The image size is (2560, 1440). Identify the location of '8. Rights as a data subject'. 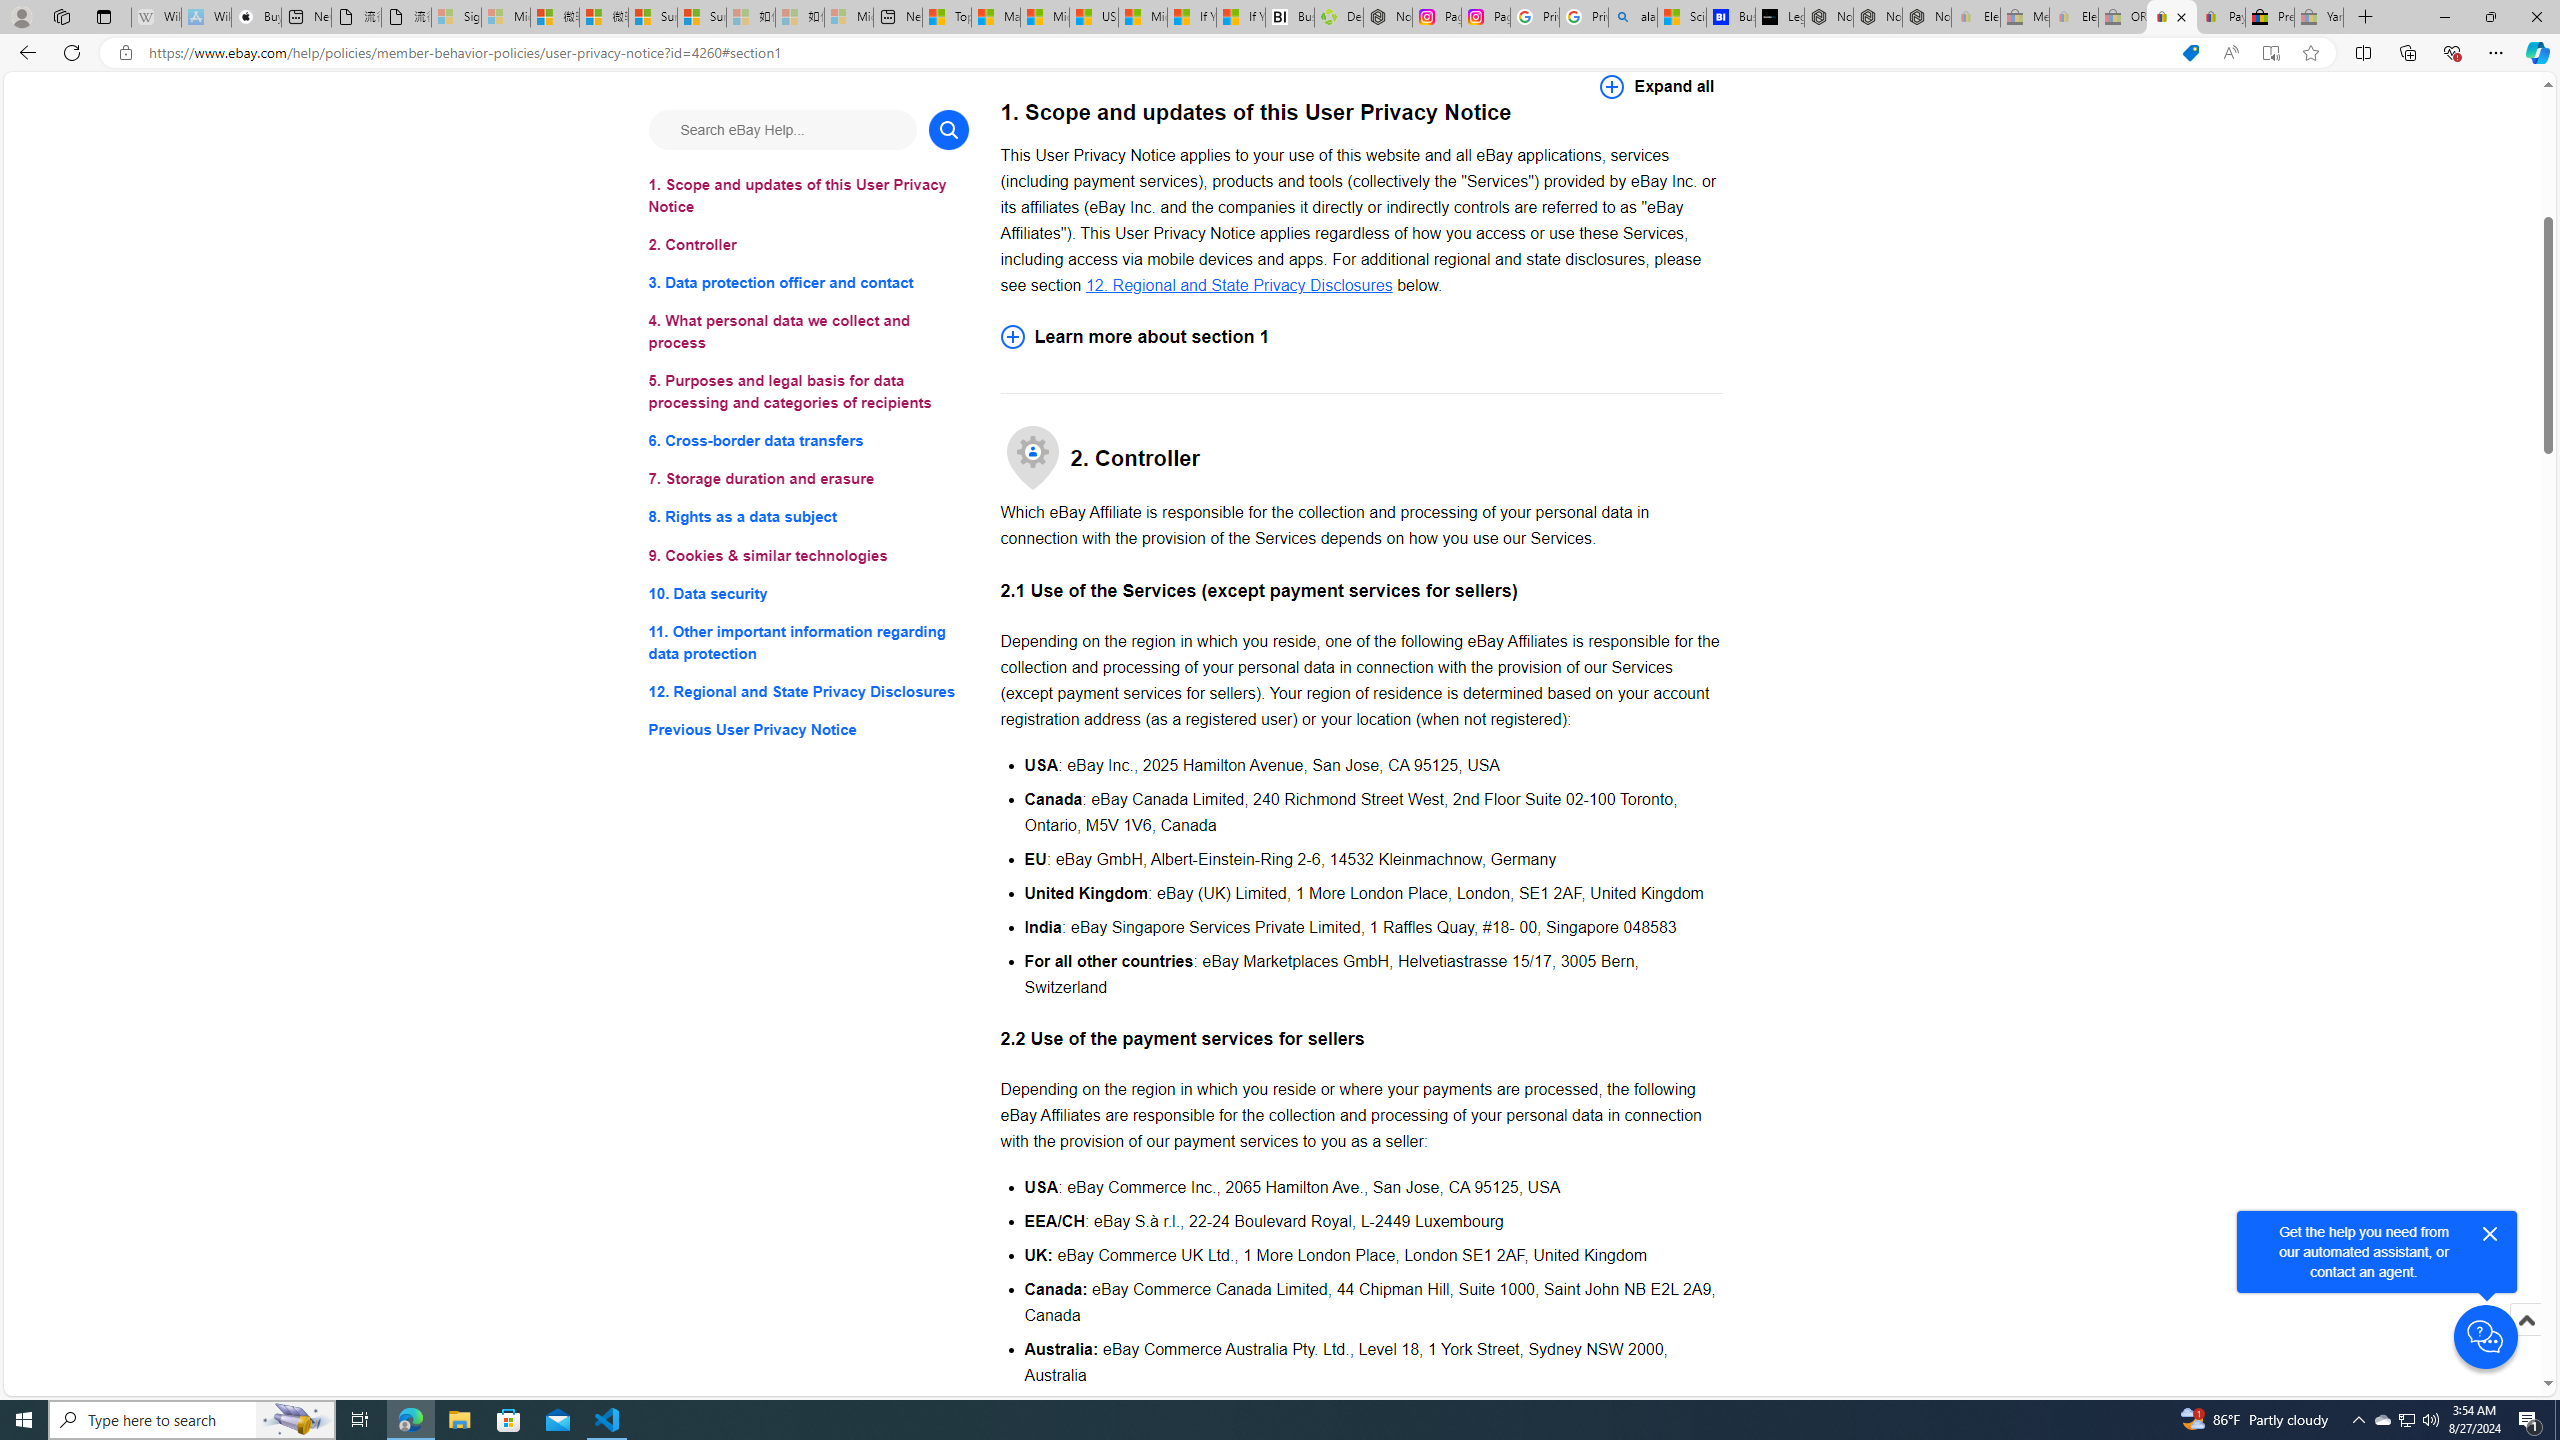
(807, 516).